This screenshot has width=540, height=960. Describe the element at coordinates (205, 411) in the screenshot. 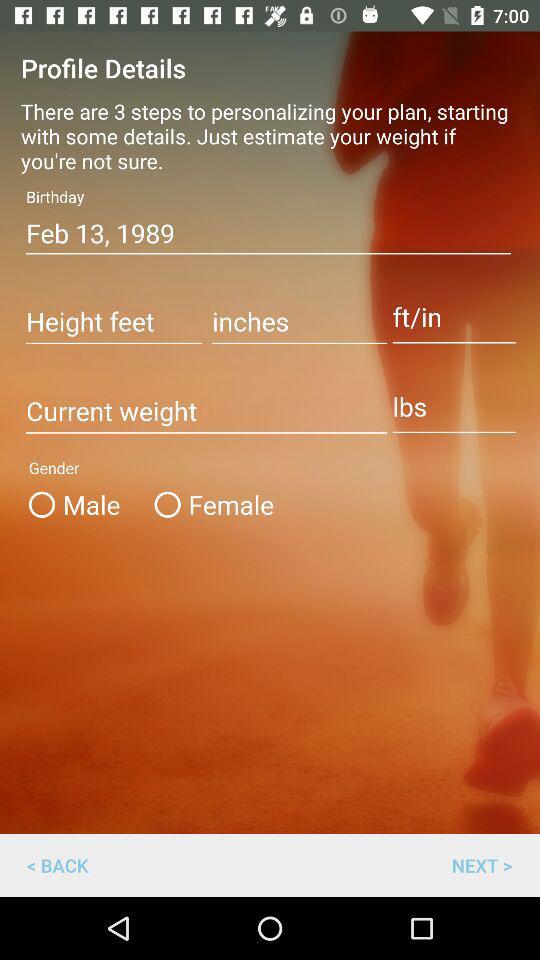

I see `icon above gender` at that location.